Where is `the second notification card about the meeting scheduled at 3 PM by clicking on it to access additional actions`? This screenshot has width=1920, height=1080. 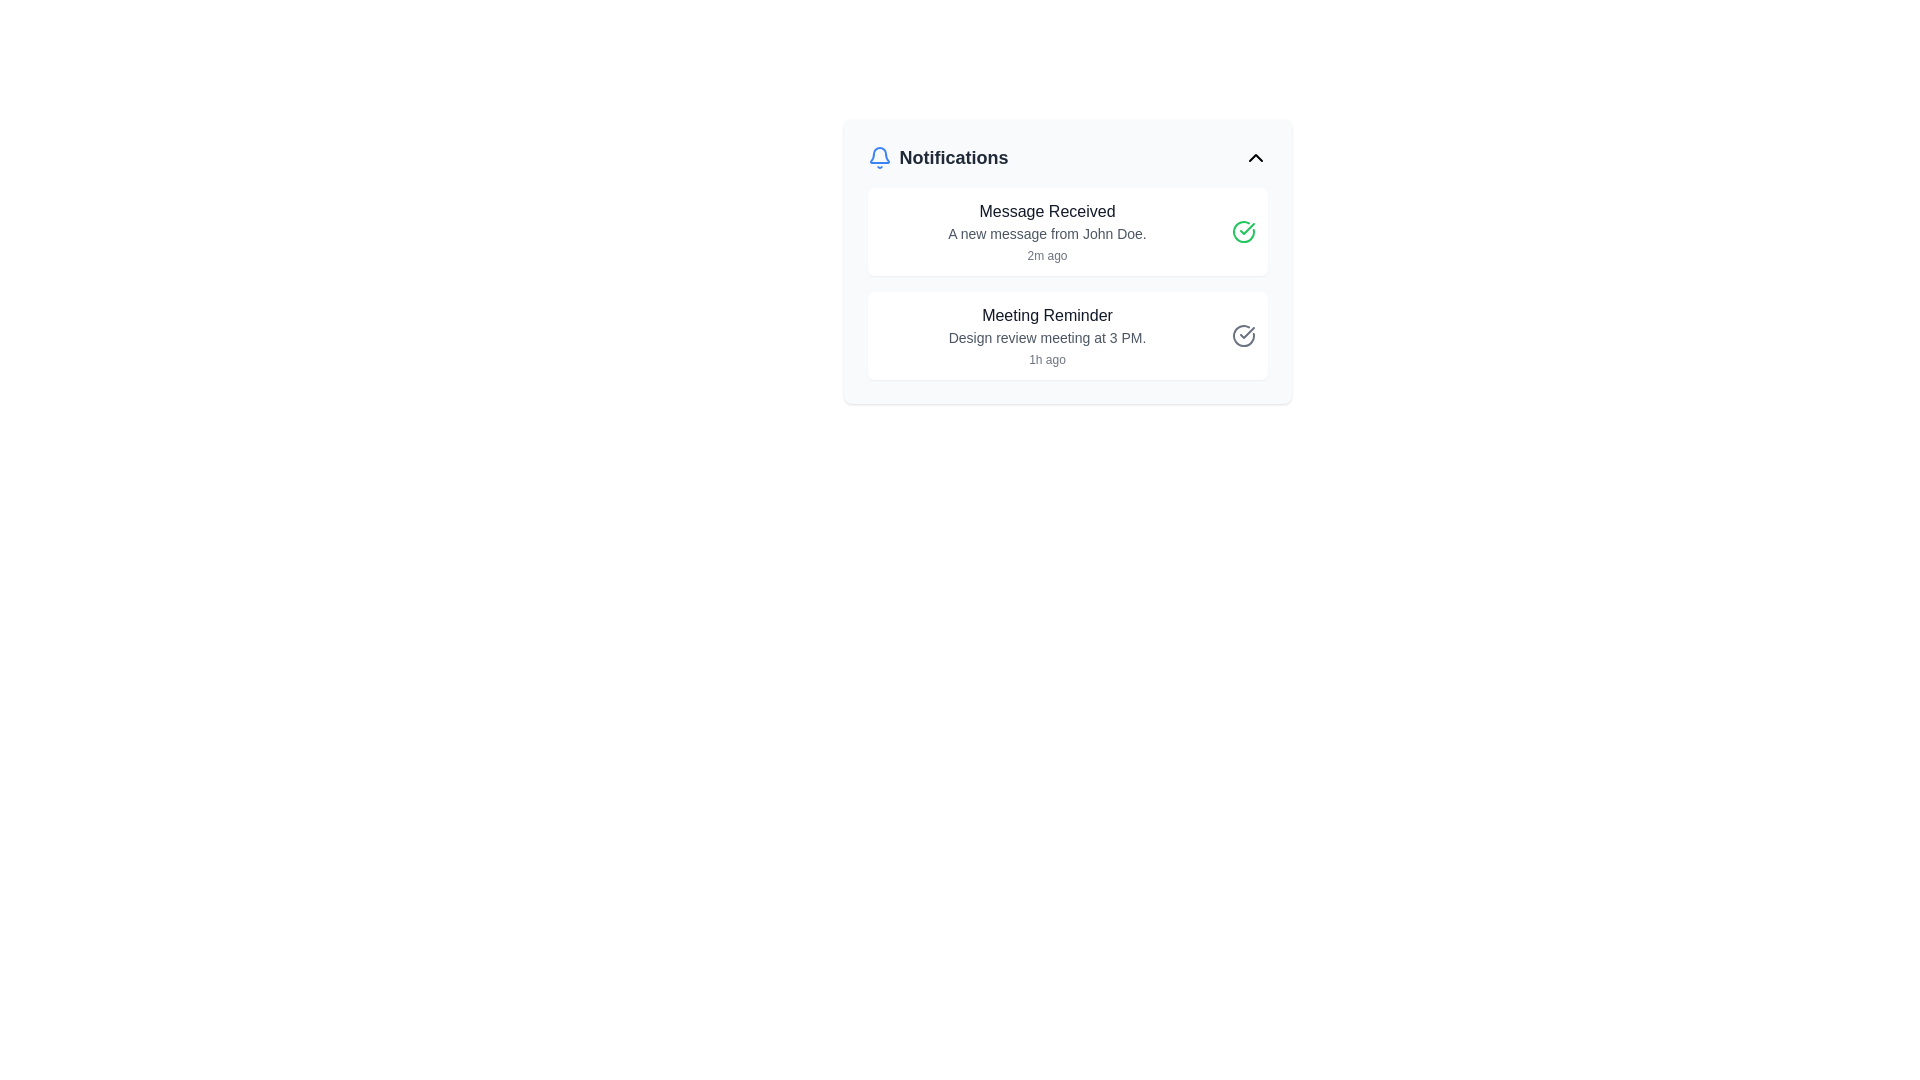 the second notification card about the meeting scheduled at 3 PM by clicking on it to access additional actions is located at coordinates (1066, 334).